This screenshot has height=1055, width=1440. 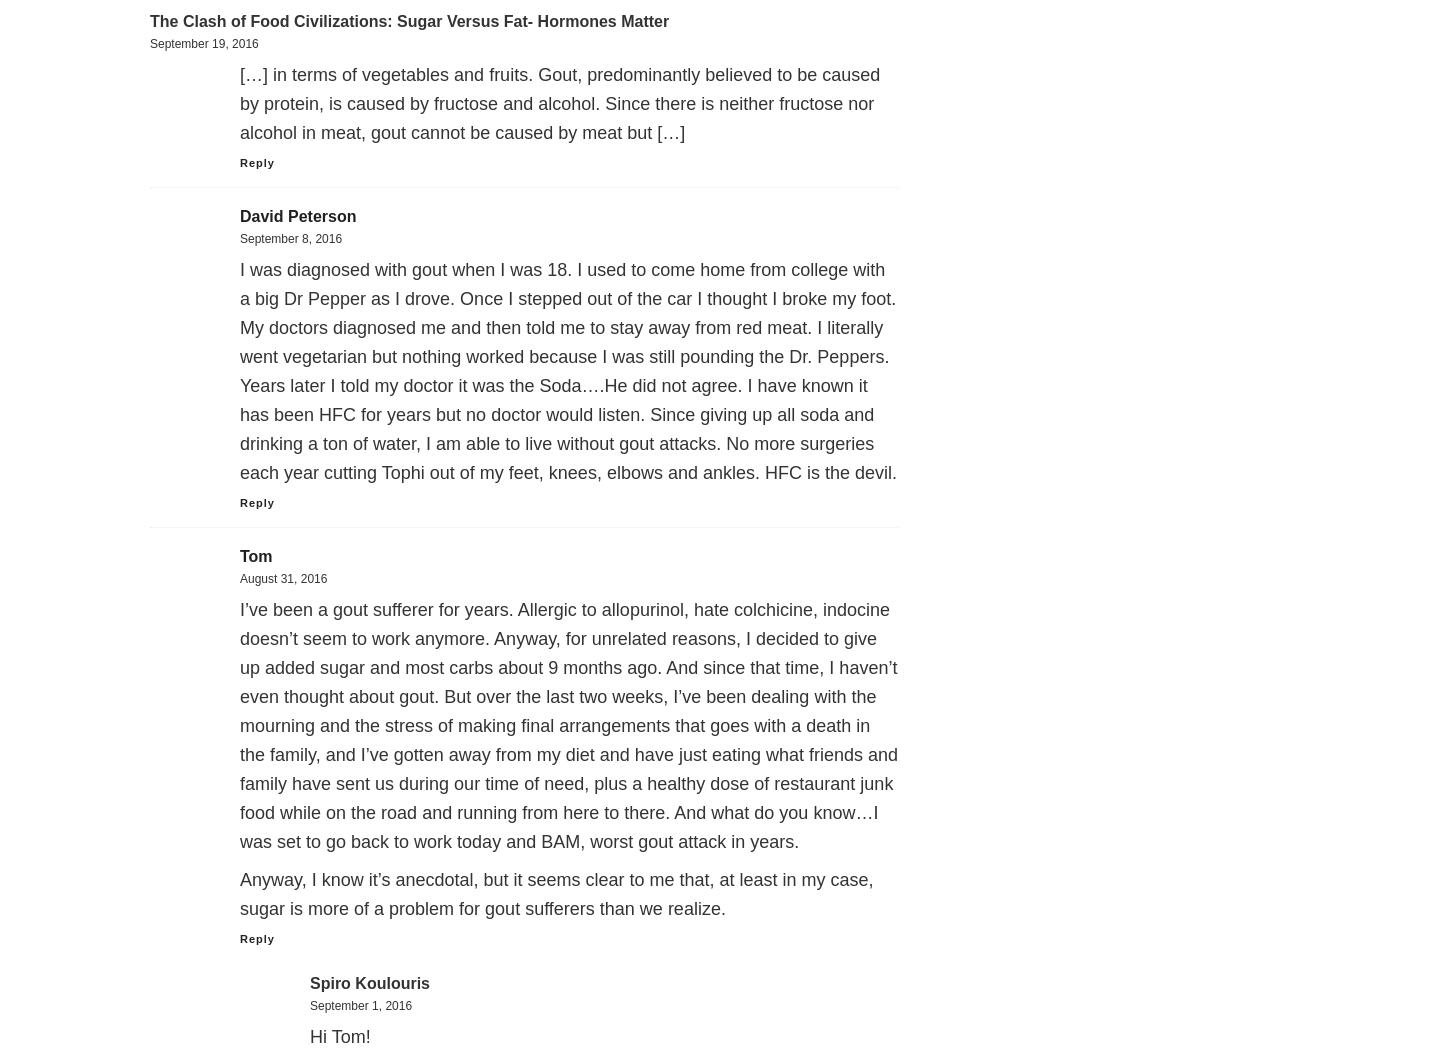 I want to click on 'September 19, 2016', so click(x=204, y=43).